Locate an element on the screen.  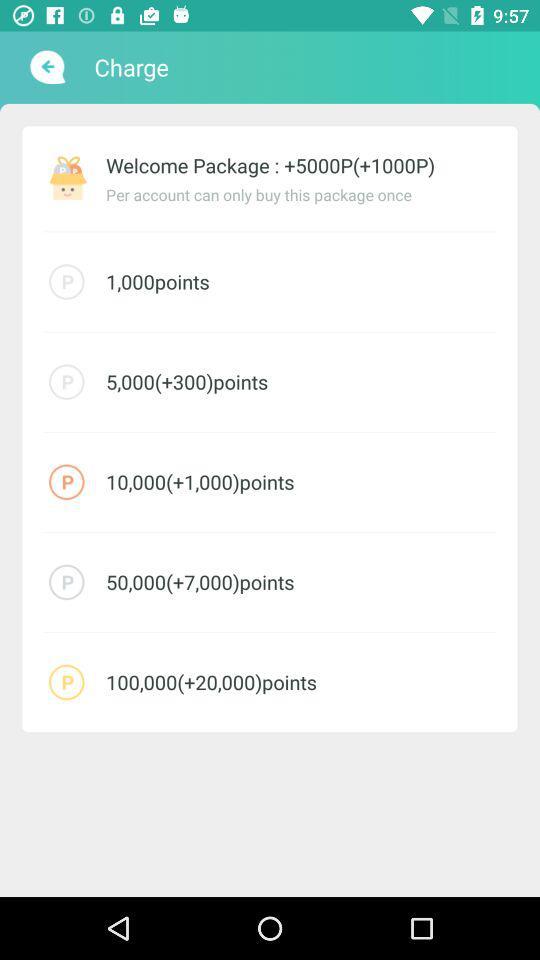
the icon on left to the text 1000 points on the web page is located at coordinates (66, 281).